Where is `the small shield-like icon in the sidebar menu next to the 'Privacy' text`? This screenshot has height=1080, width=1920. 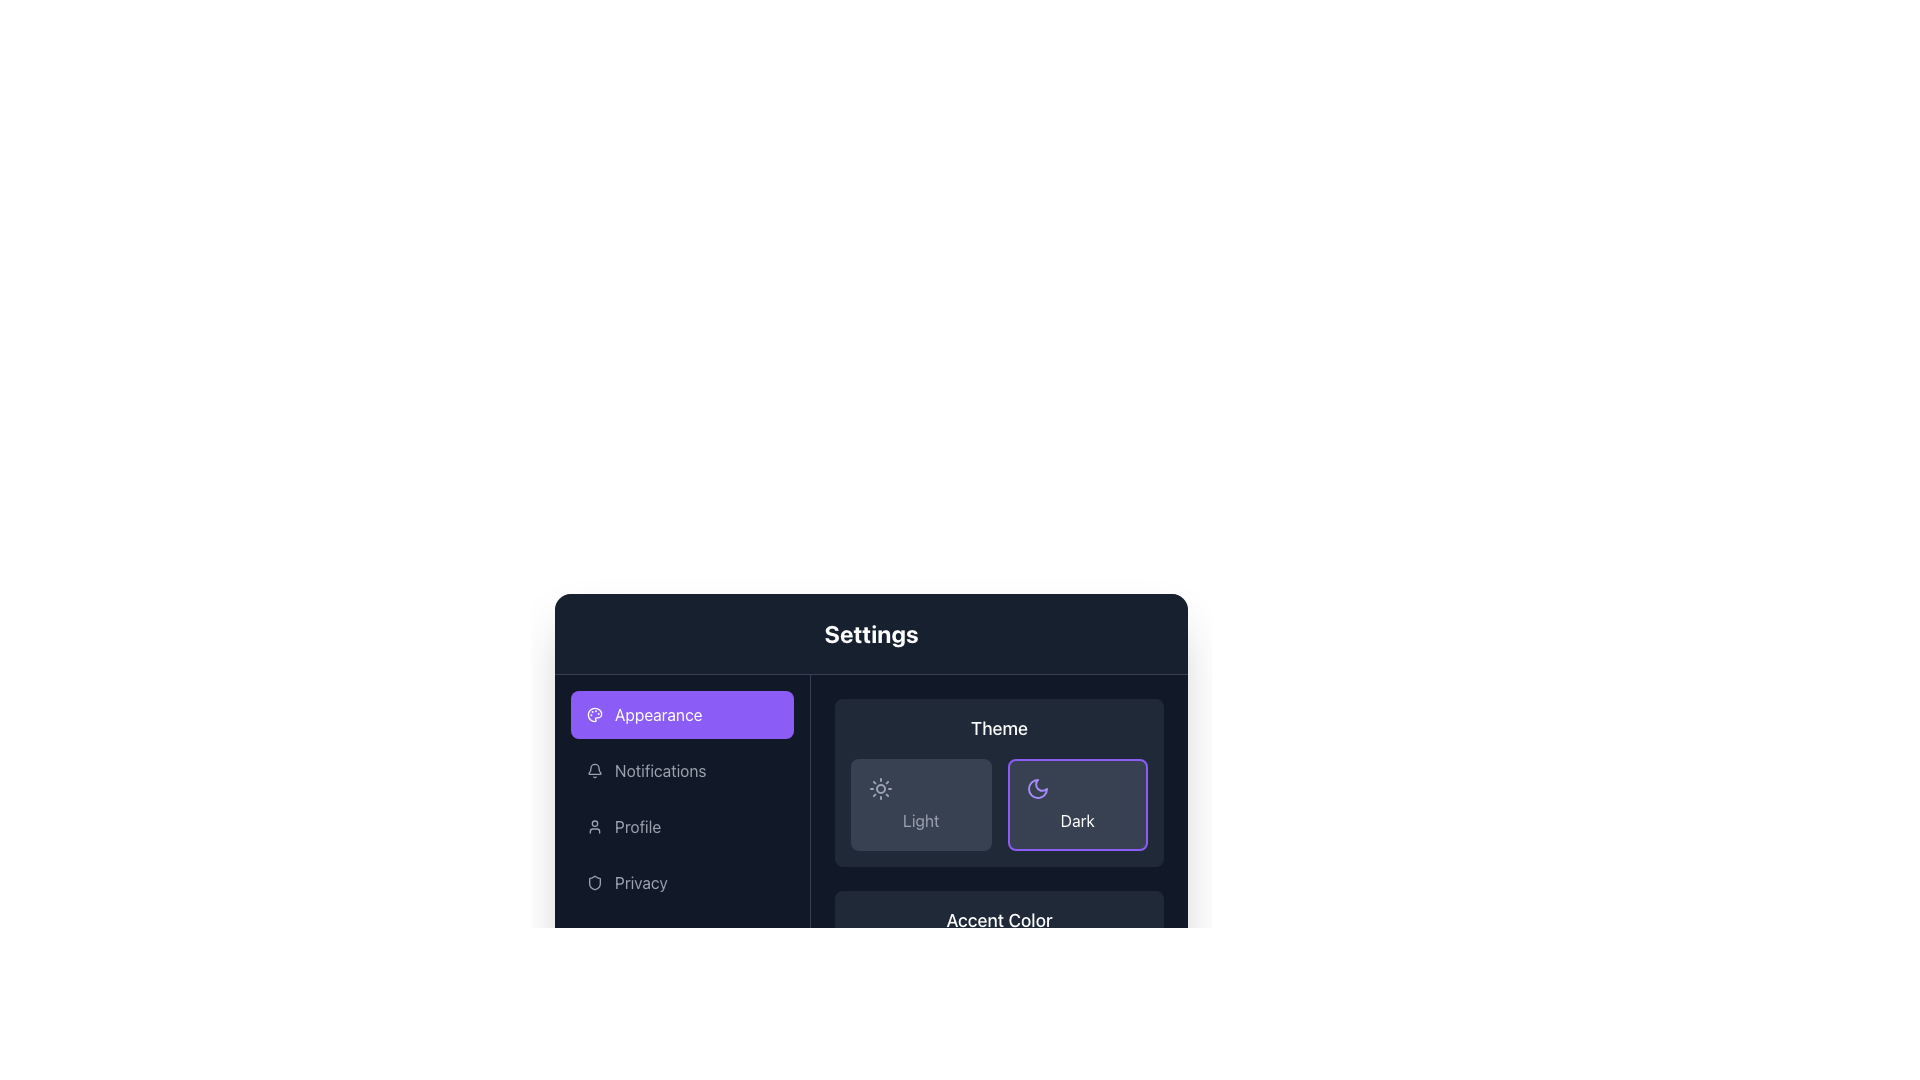 the small shield-like icon in the sidebar menu next to the 'Privacy' text is located at coordinates (594, 882).